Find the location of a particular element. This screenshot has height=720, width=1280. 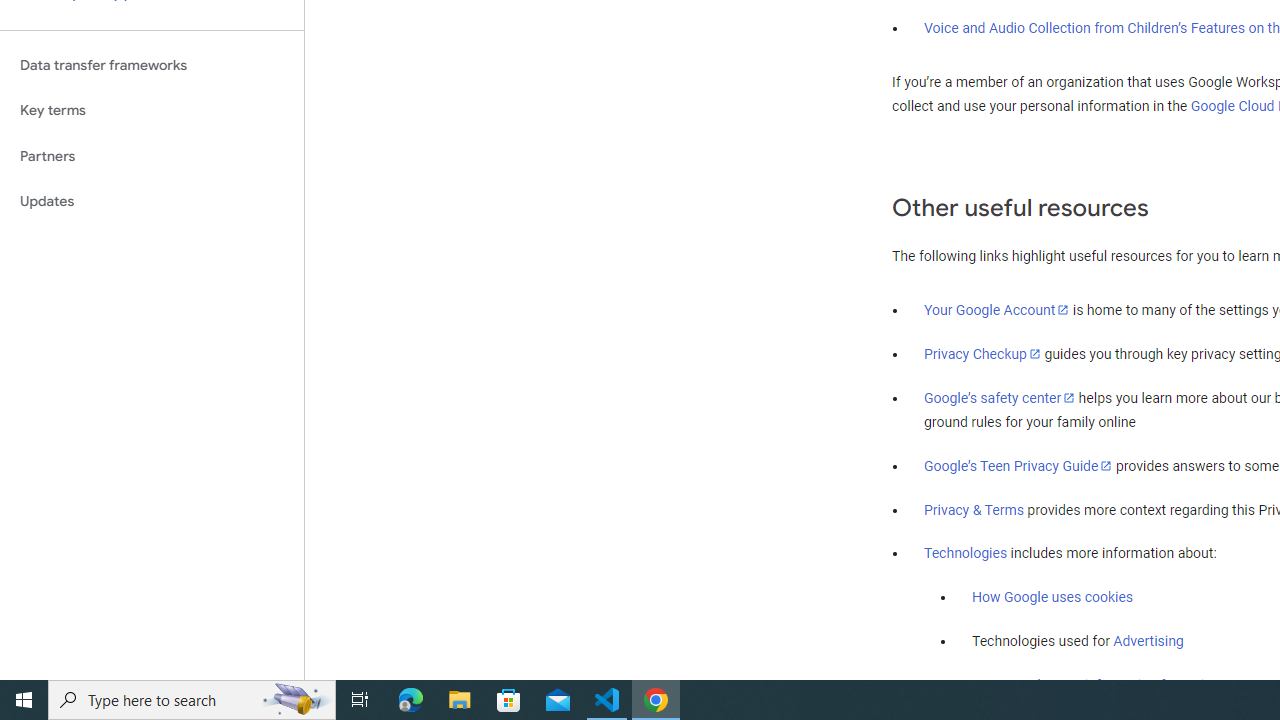

'Advertising' is located at coordinates (1148, 641).